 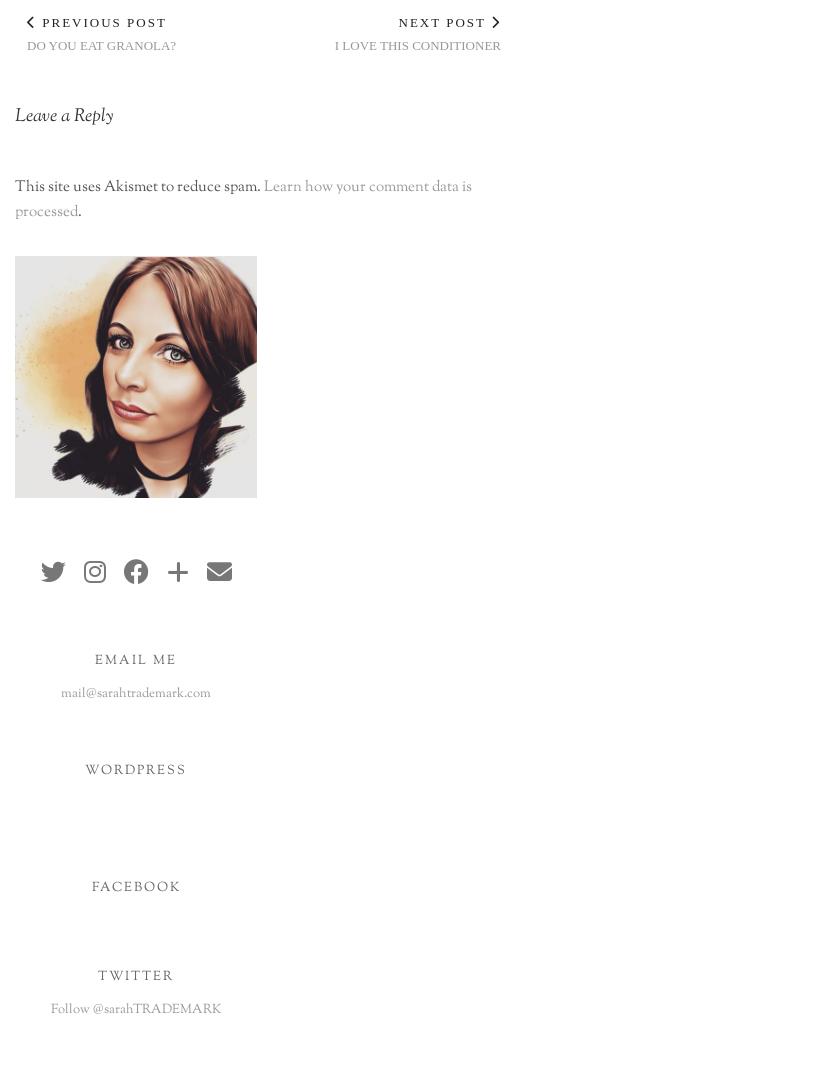 What do you see at coordinates (134, 885) in the screenshot?
I see `'FACEBOOK'` at bounding box center [134, 885].